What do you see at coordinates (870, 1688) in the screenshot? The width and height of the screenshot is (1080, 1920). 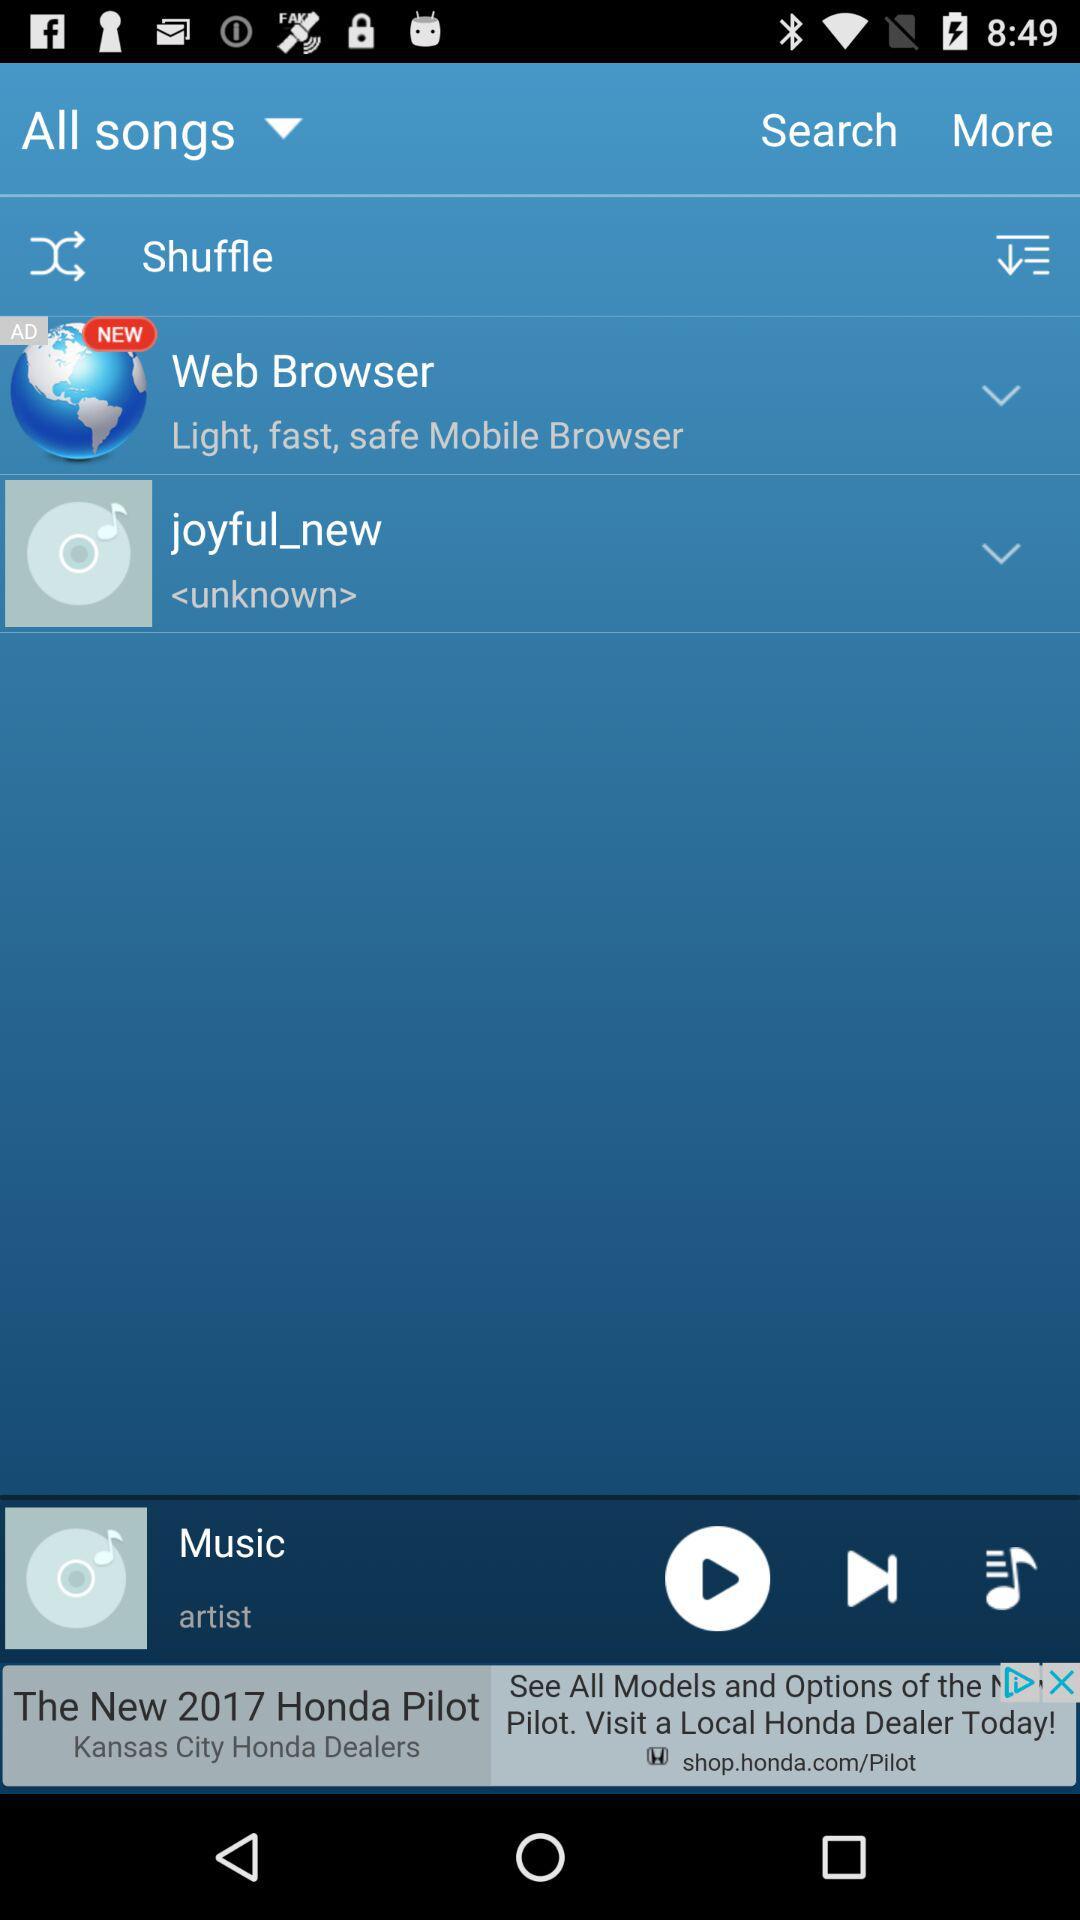 I see `the skip_next icon` at bounding box center [870, 1688].